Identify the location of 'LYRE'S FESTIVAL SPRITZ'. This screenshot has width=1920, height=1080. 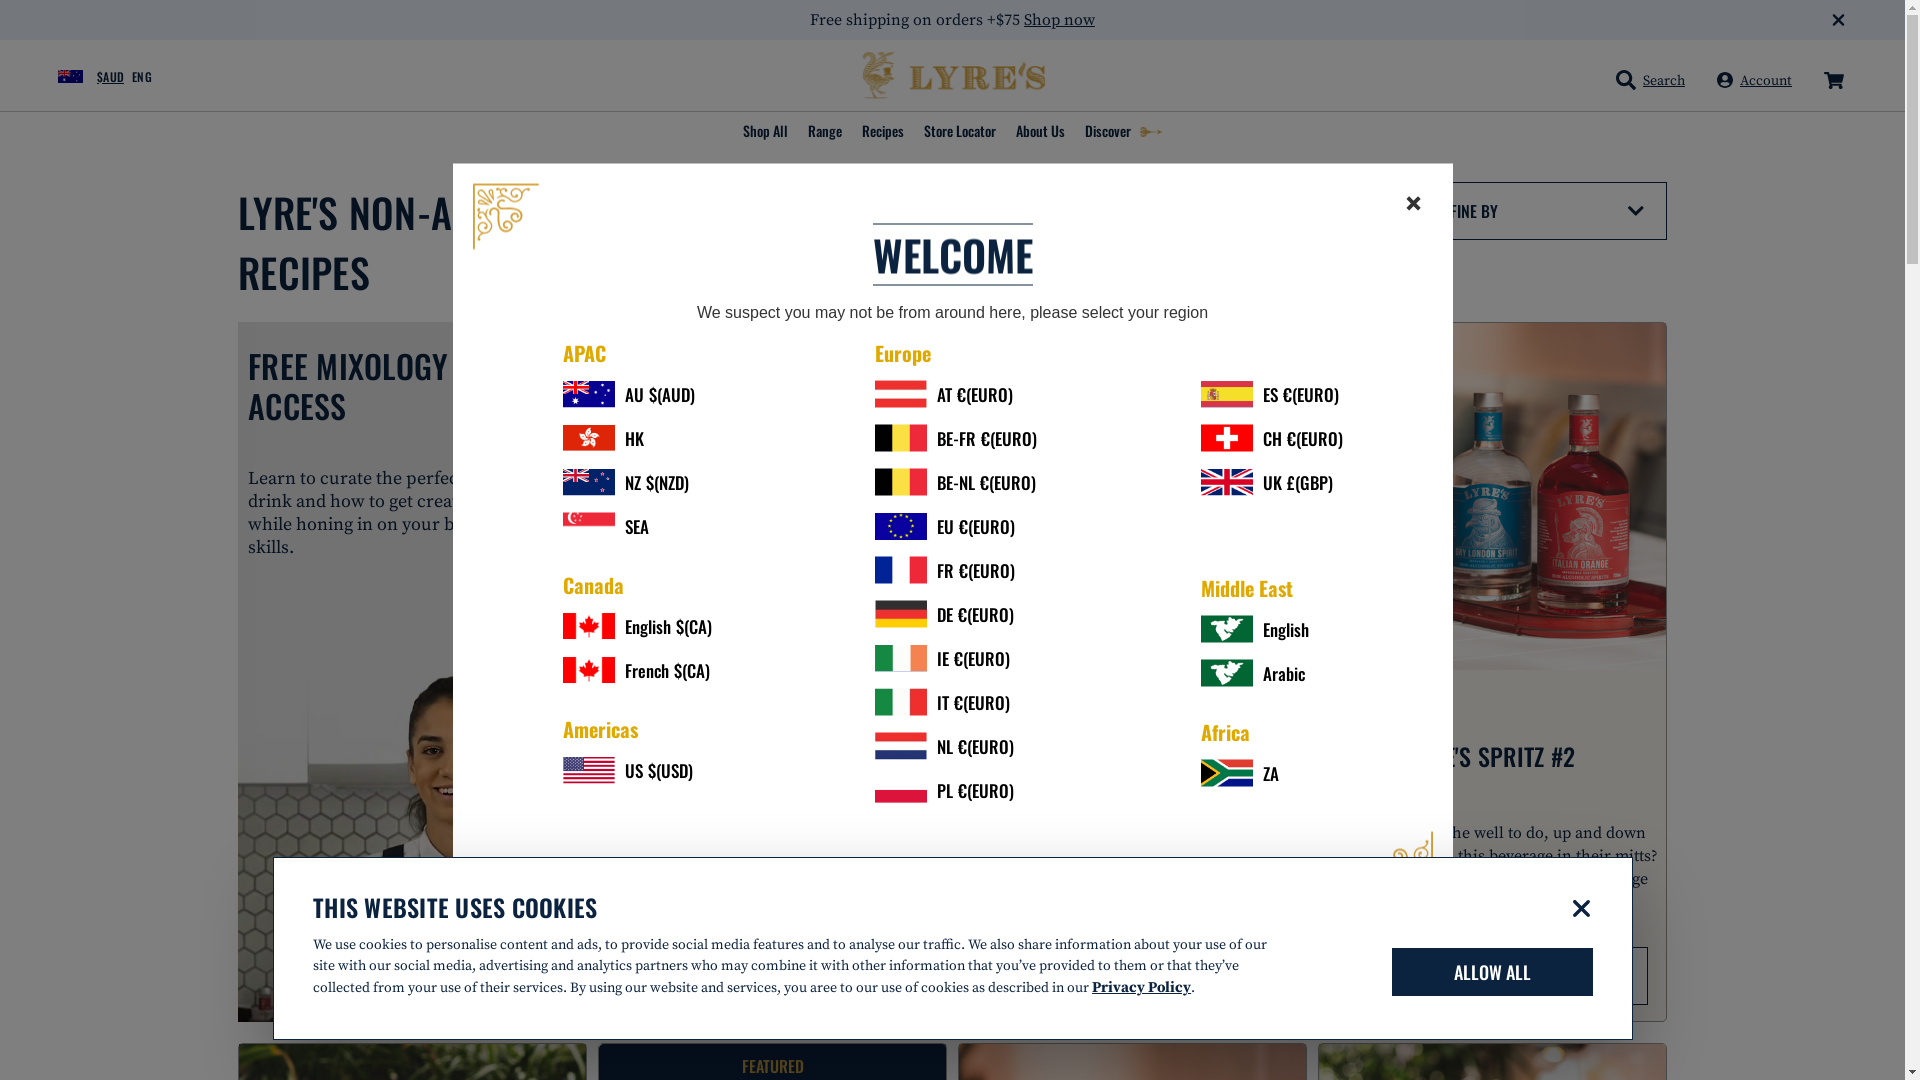
(660, 756).